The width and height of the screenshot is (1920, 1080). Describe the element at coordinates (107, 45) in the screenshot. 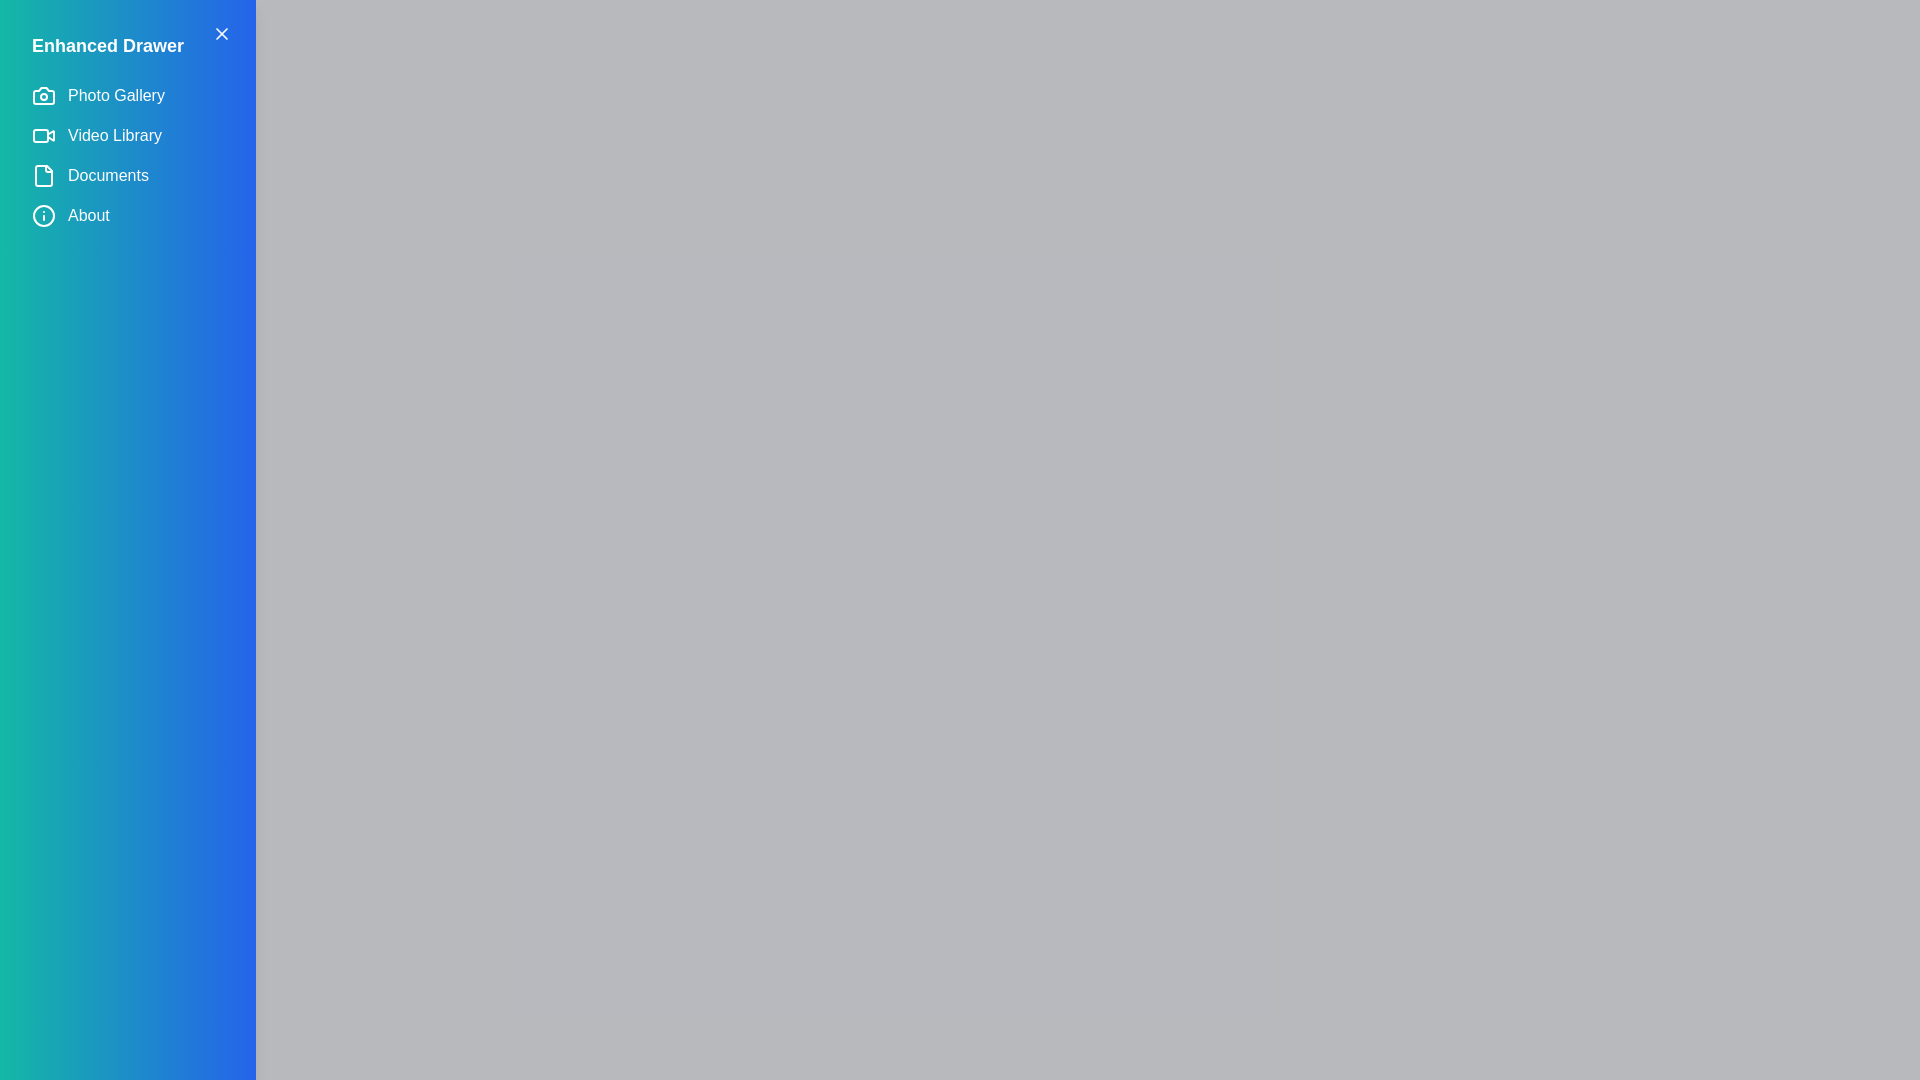

I see `the heading text in the left-side navigation drawer` at that location.